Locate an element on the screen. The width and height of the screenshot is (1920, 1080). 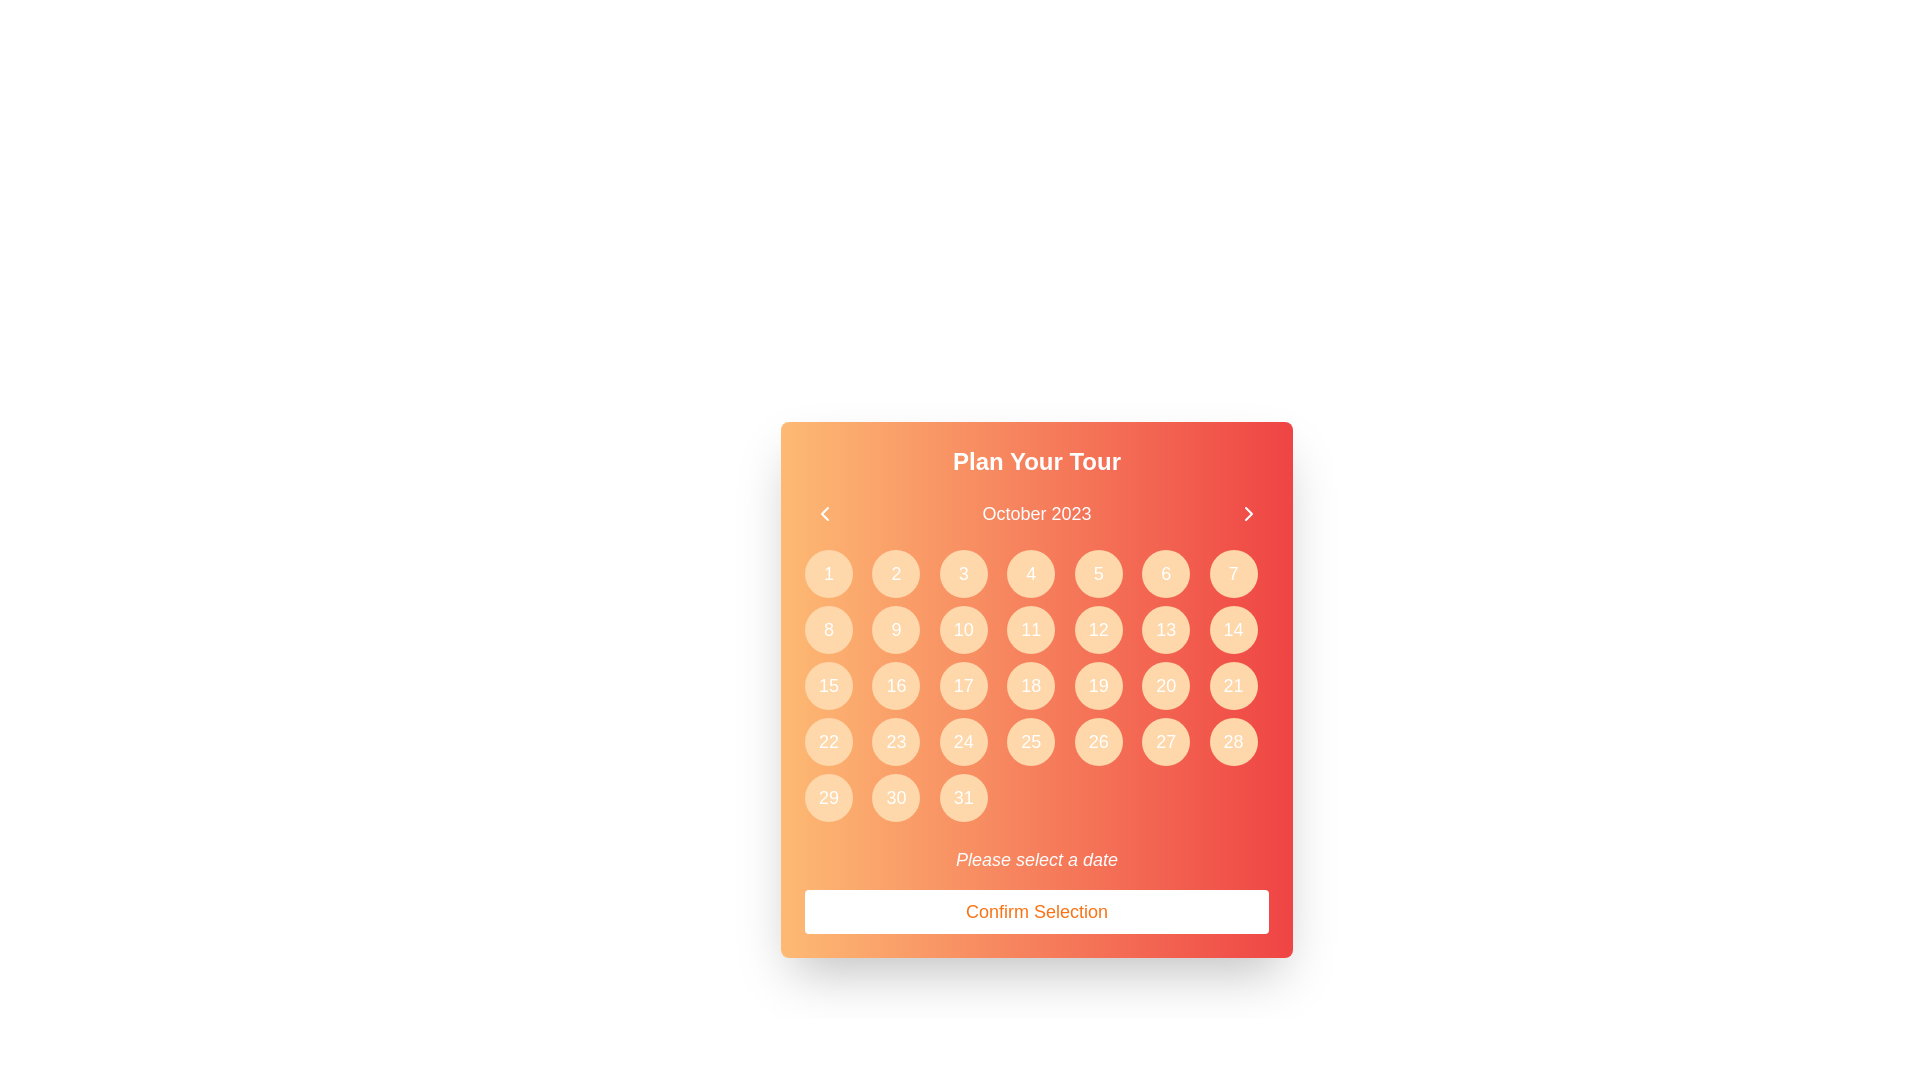
the circular button with a peach-orange background and white text displaying the number '6' is located at coordinates (1166, 574).